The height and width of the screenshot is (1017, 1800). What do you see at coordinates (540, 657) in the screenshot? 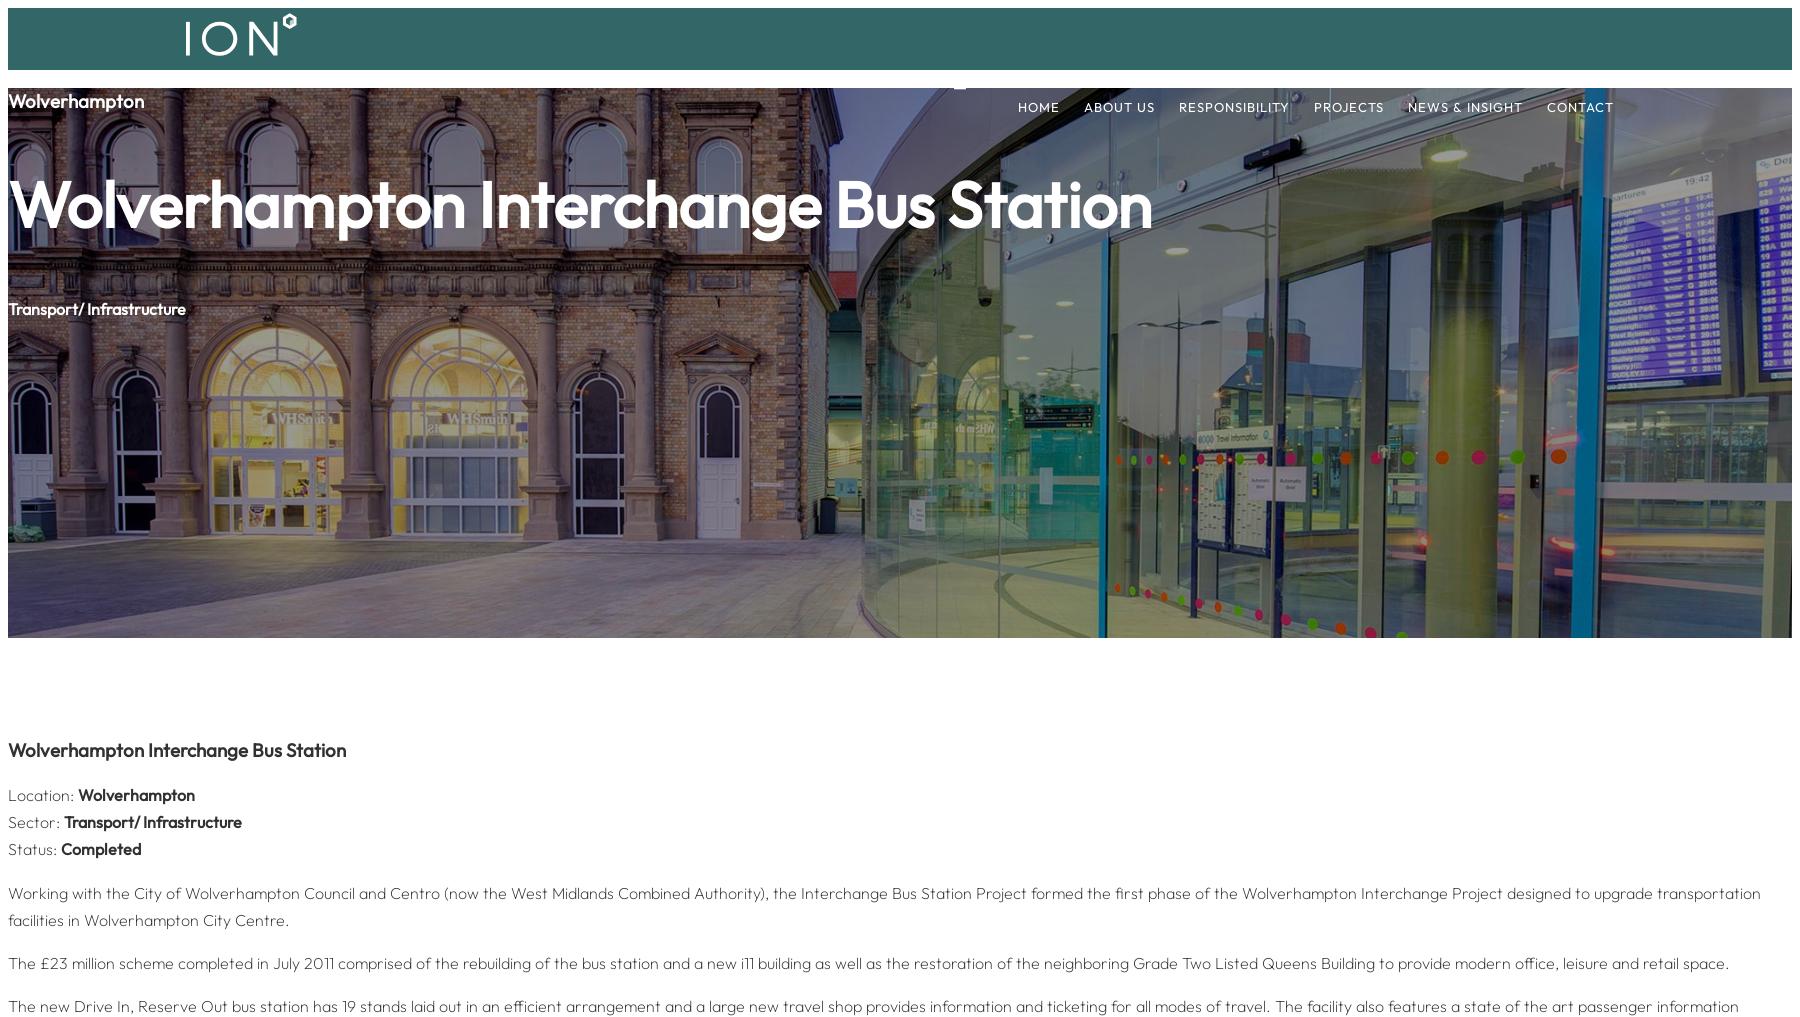
I see `'Quality Policy'` at bounding box center [540, 657].